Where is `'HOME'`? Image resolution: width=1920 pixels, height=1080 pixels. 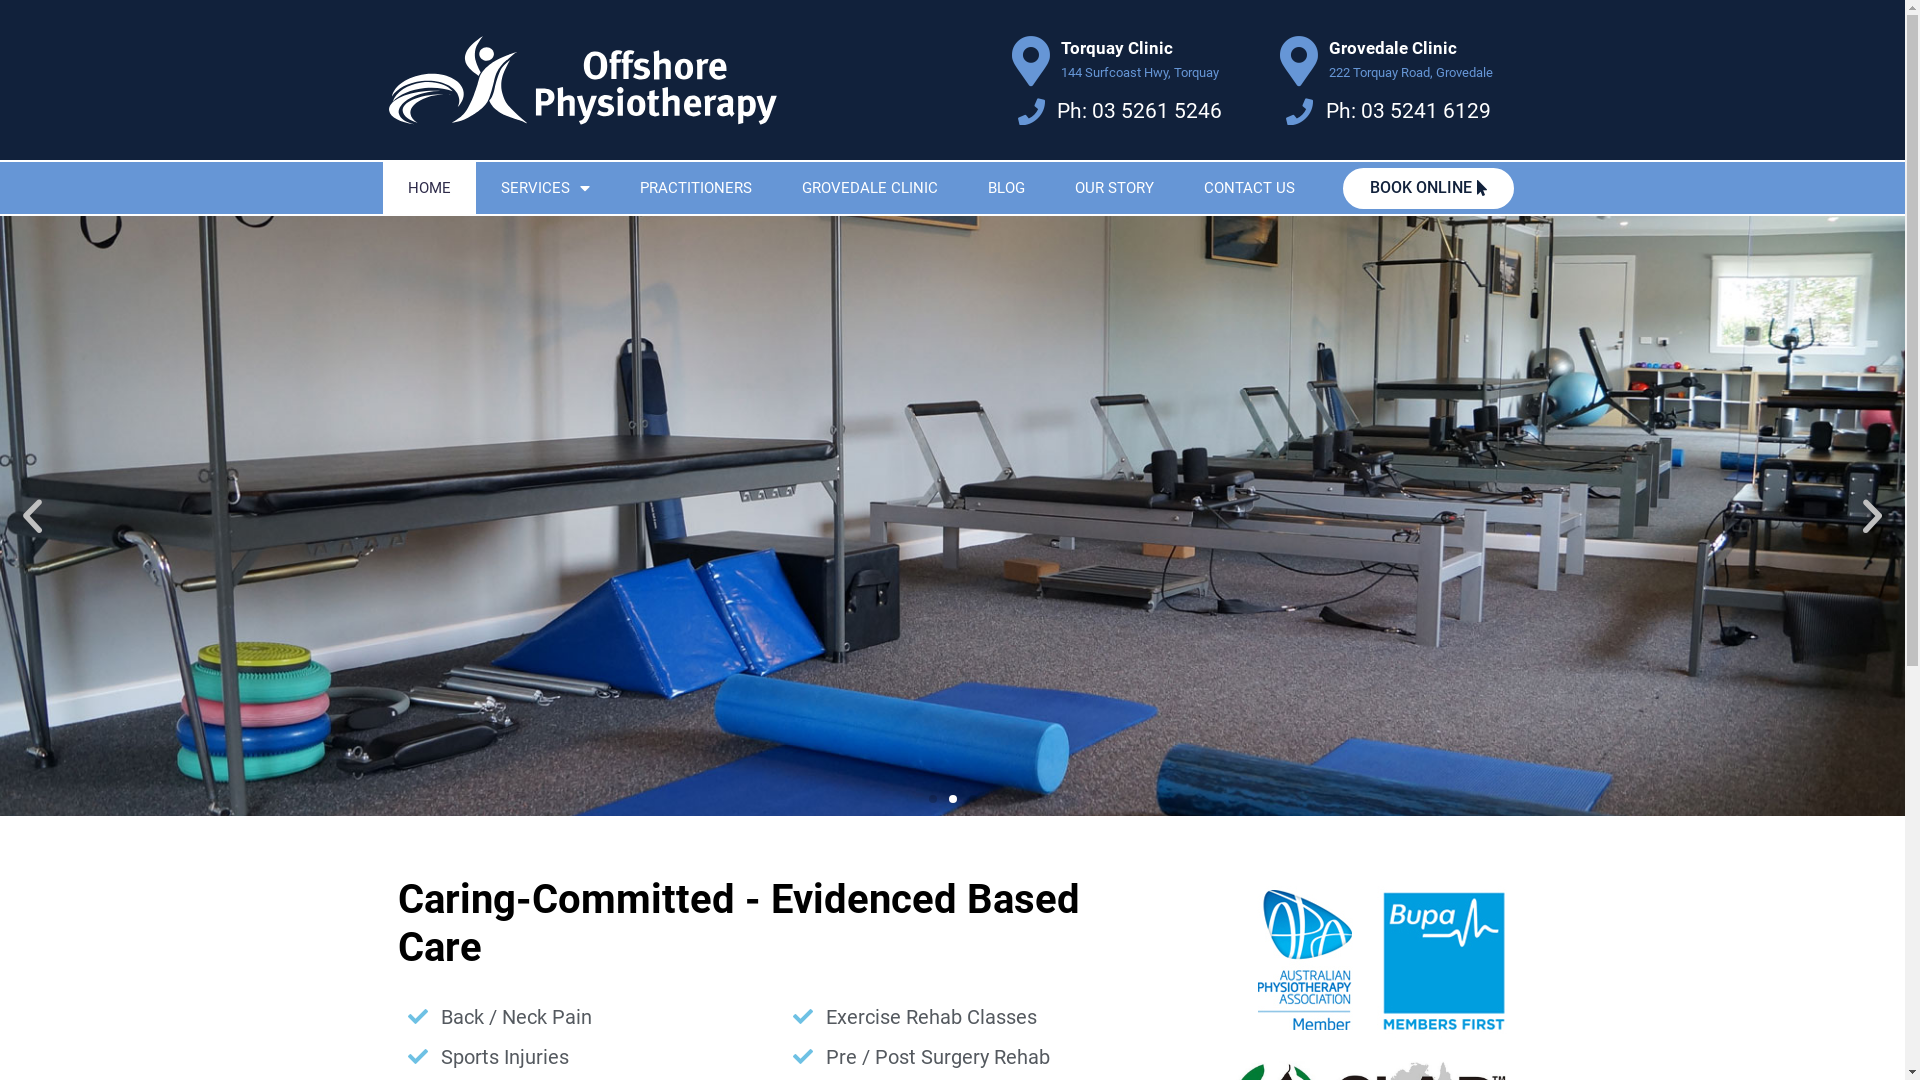
'HOME' is located at coordinates (427, 188).